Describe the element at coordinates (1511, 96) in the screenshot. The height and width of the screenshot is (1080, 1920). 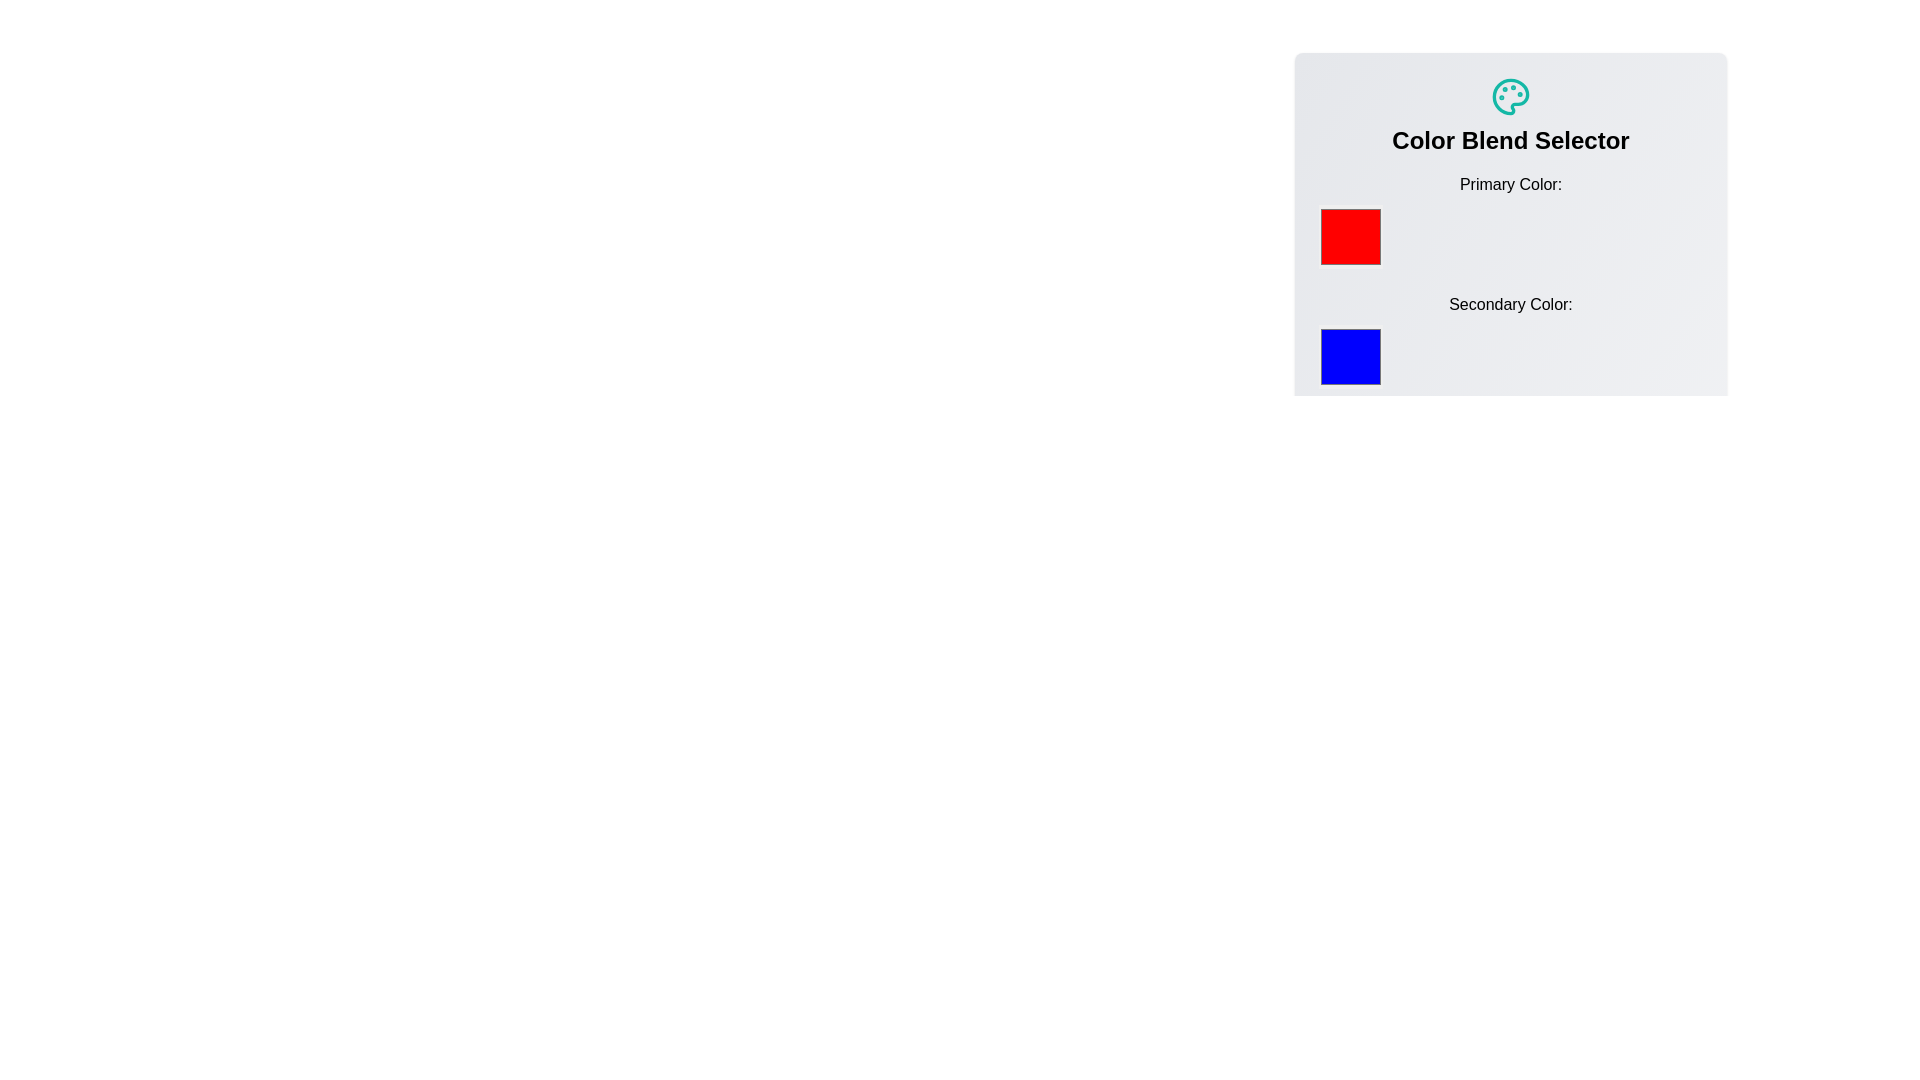
I see `the Decorative Icon representing a palette, which symbolizes color selection or blending functionality, located at the top of the 'Color Blend Selector' card` at that location.